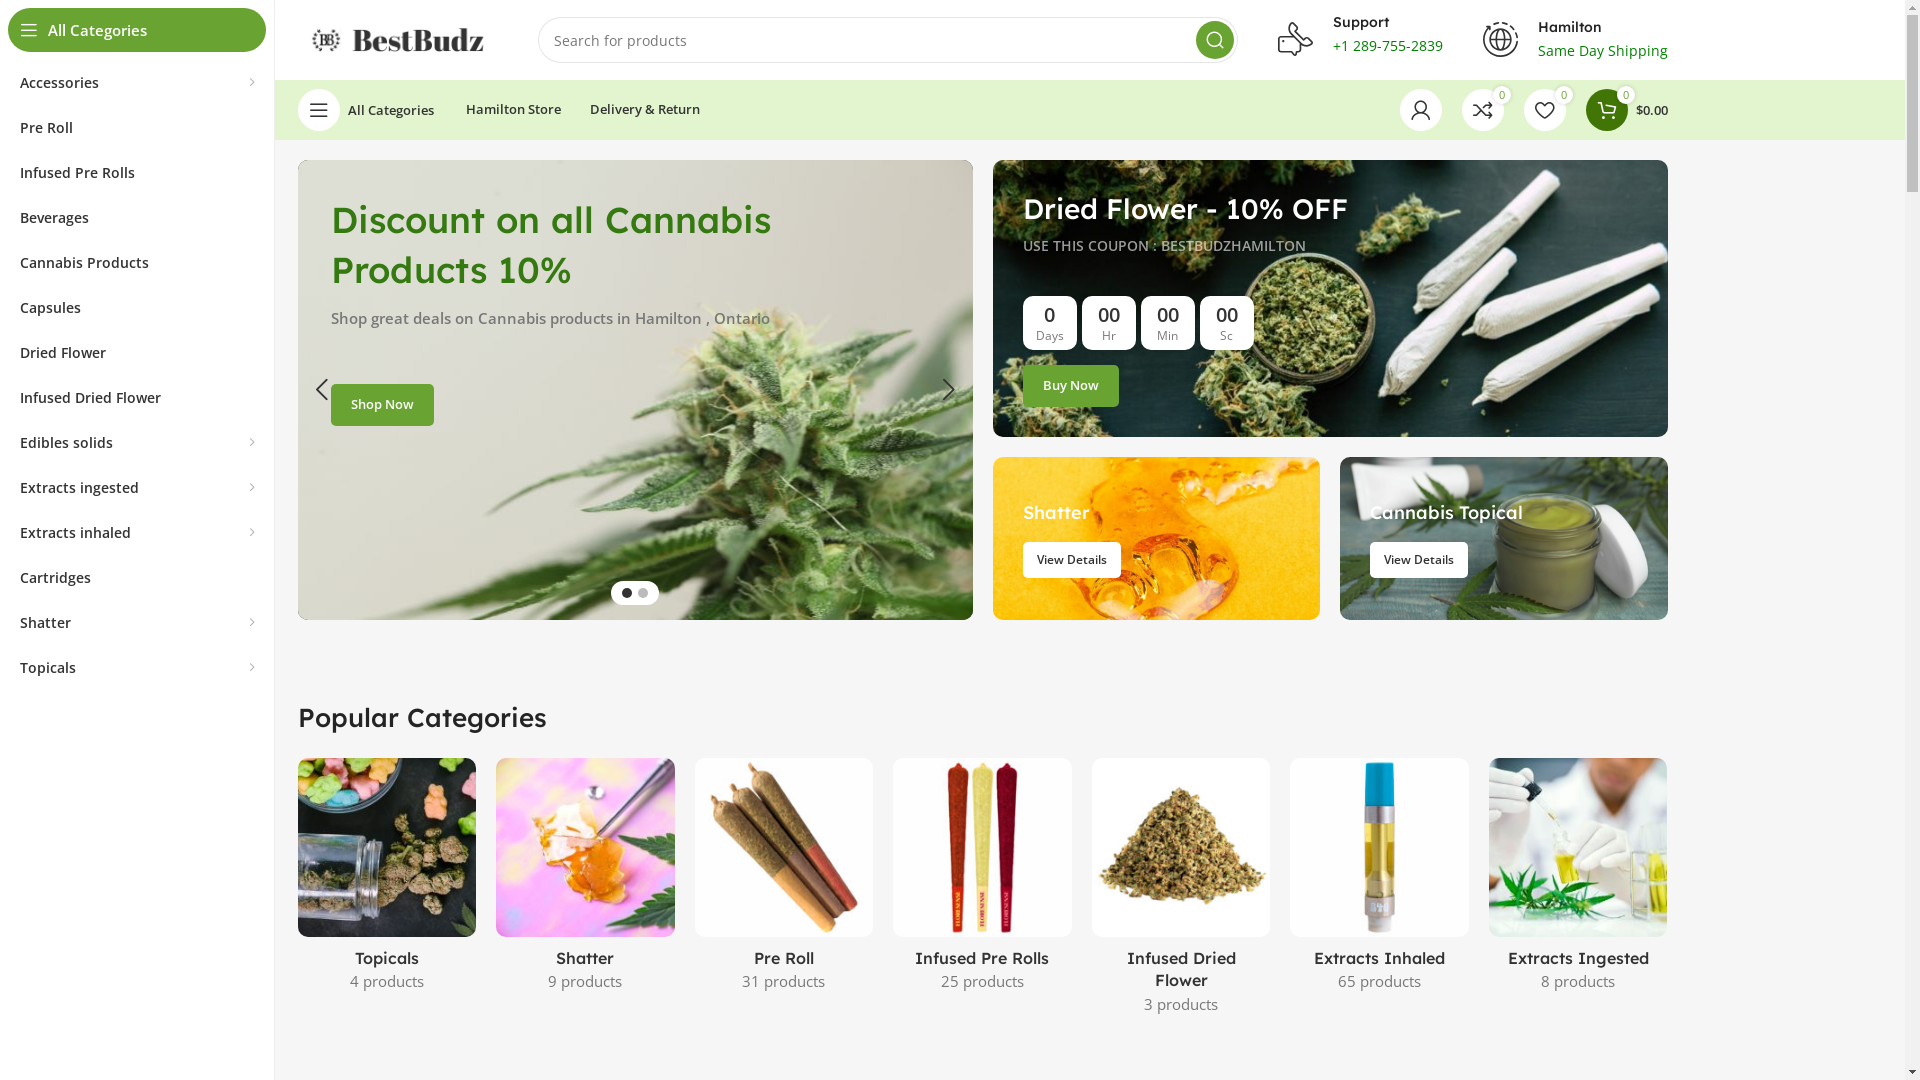  What do you see at coordinates (136, 217) in the screenshot?
I see `'Beverages'` at bounding box center [136, 217].